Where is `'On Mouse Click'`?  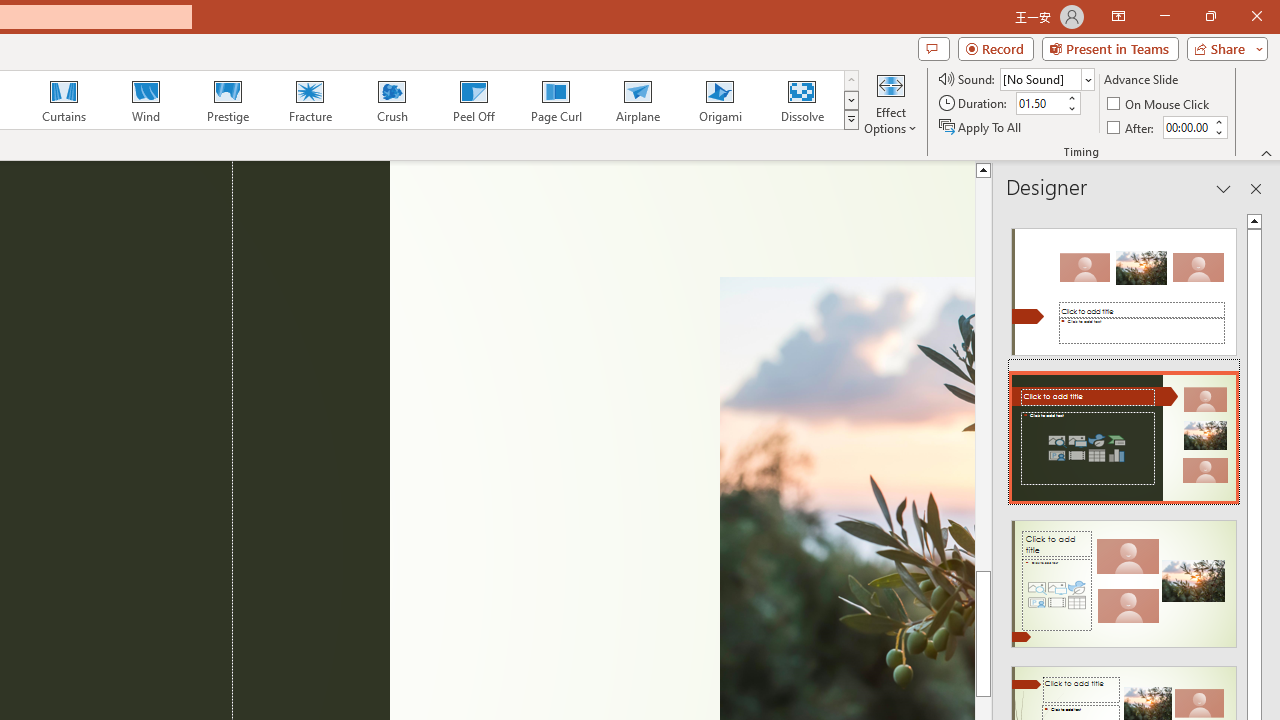 'On Mouse Click' is located at coordinates (1159, 103).